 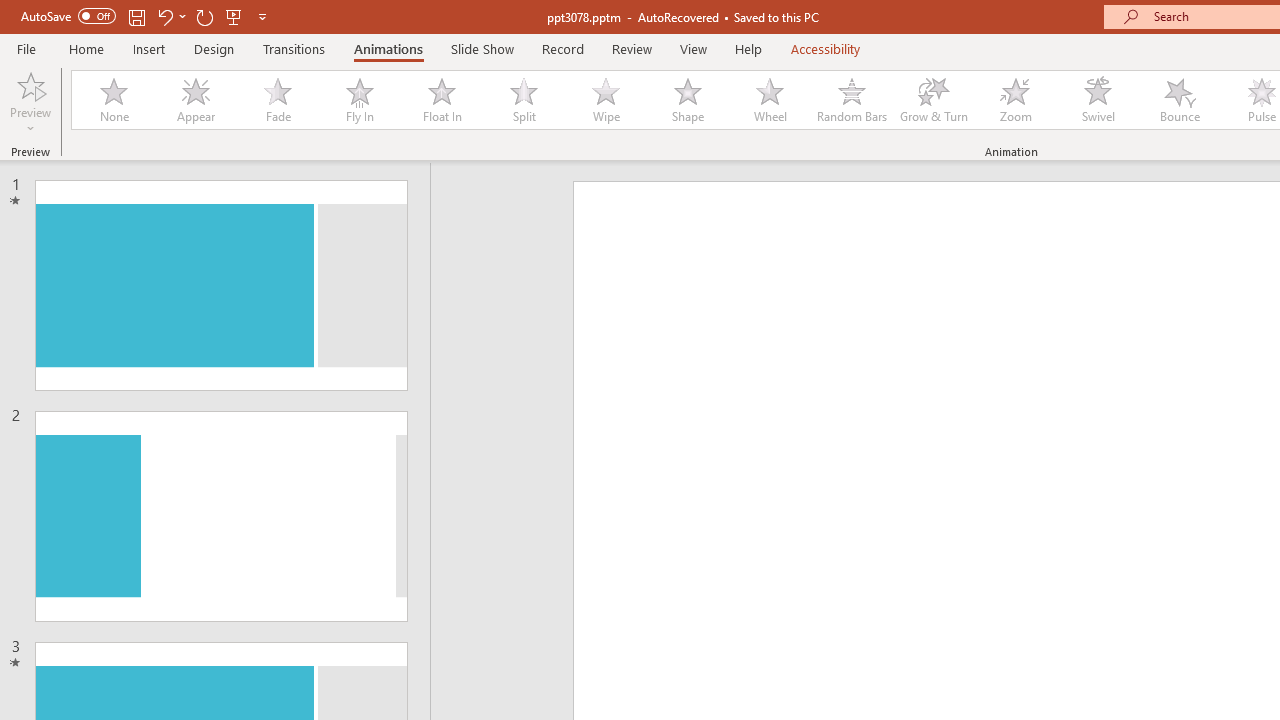 I want to click on 'Wipe', so click(x=604, y=100).